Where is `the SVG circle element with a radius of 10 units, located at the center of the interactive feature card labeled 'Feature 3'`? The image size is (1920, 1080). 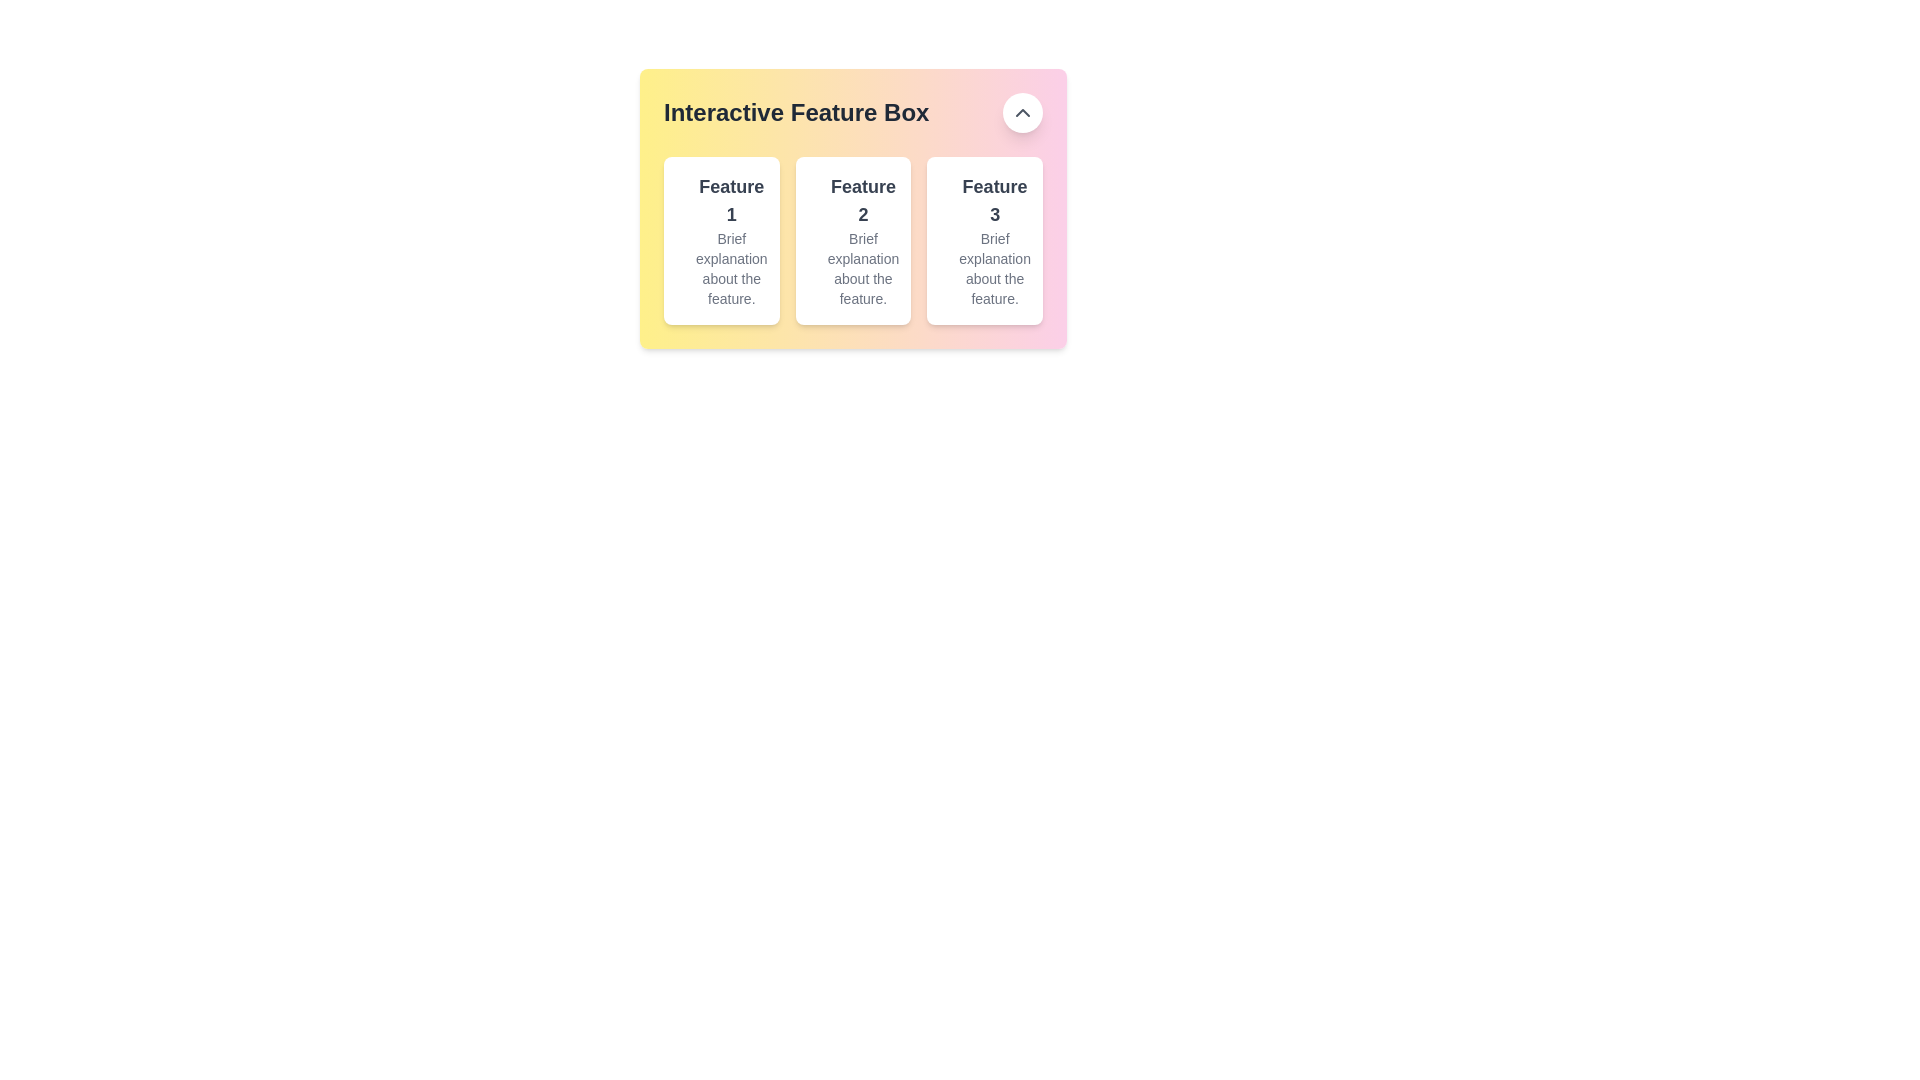
the SVG circle element with a radius of 10 units, located at the center of the interactive feature card labeled 'Feature 3' is located at coordinates (954, 231).